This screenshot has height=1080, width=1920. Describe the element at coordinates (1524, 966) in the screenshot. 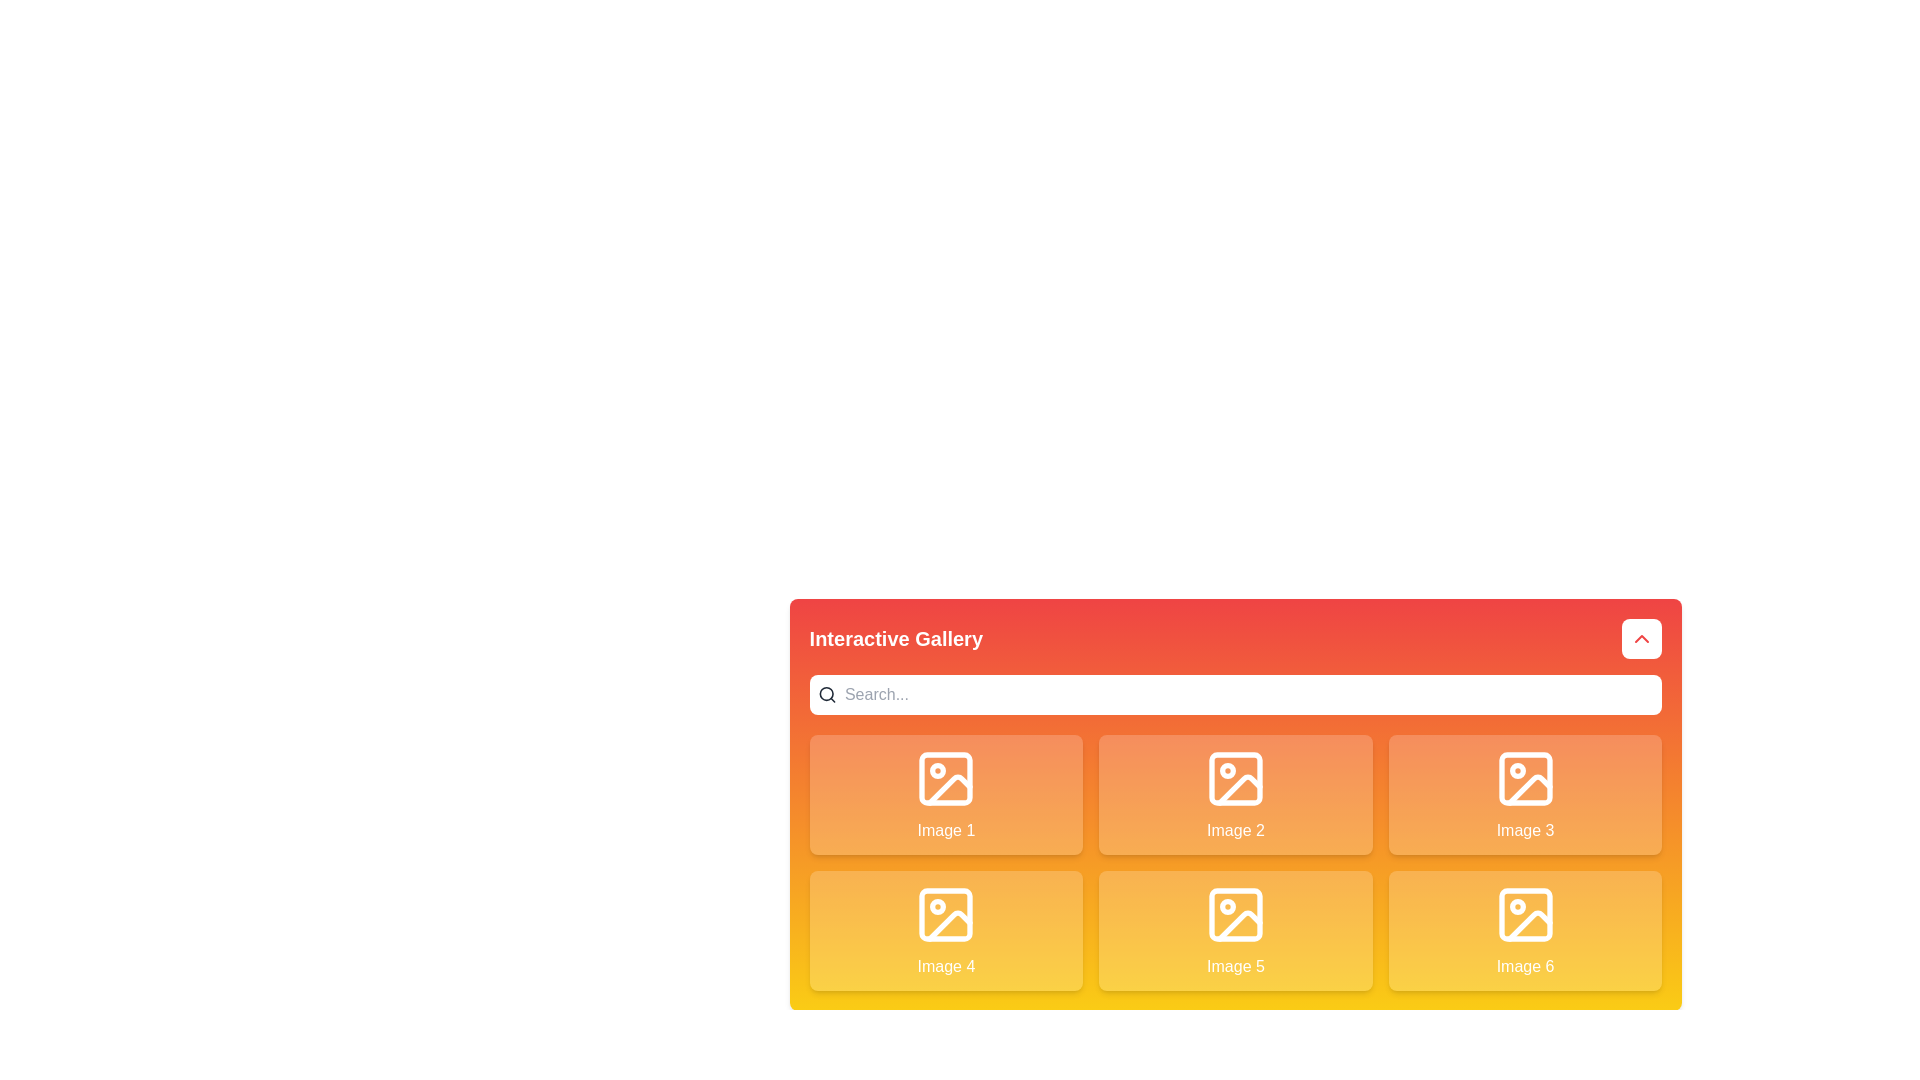

I see `text label located at the bottom of the sixth tile in the second row of the interactive gallery interface` at that location.